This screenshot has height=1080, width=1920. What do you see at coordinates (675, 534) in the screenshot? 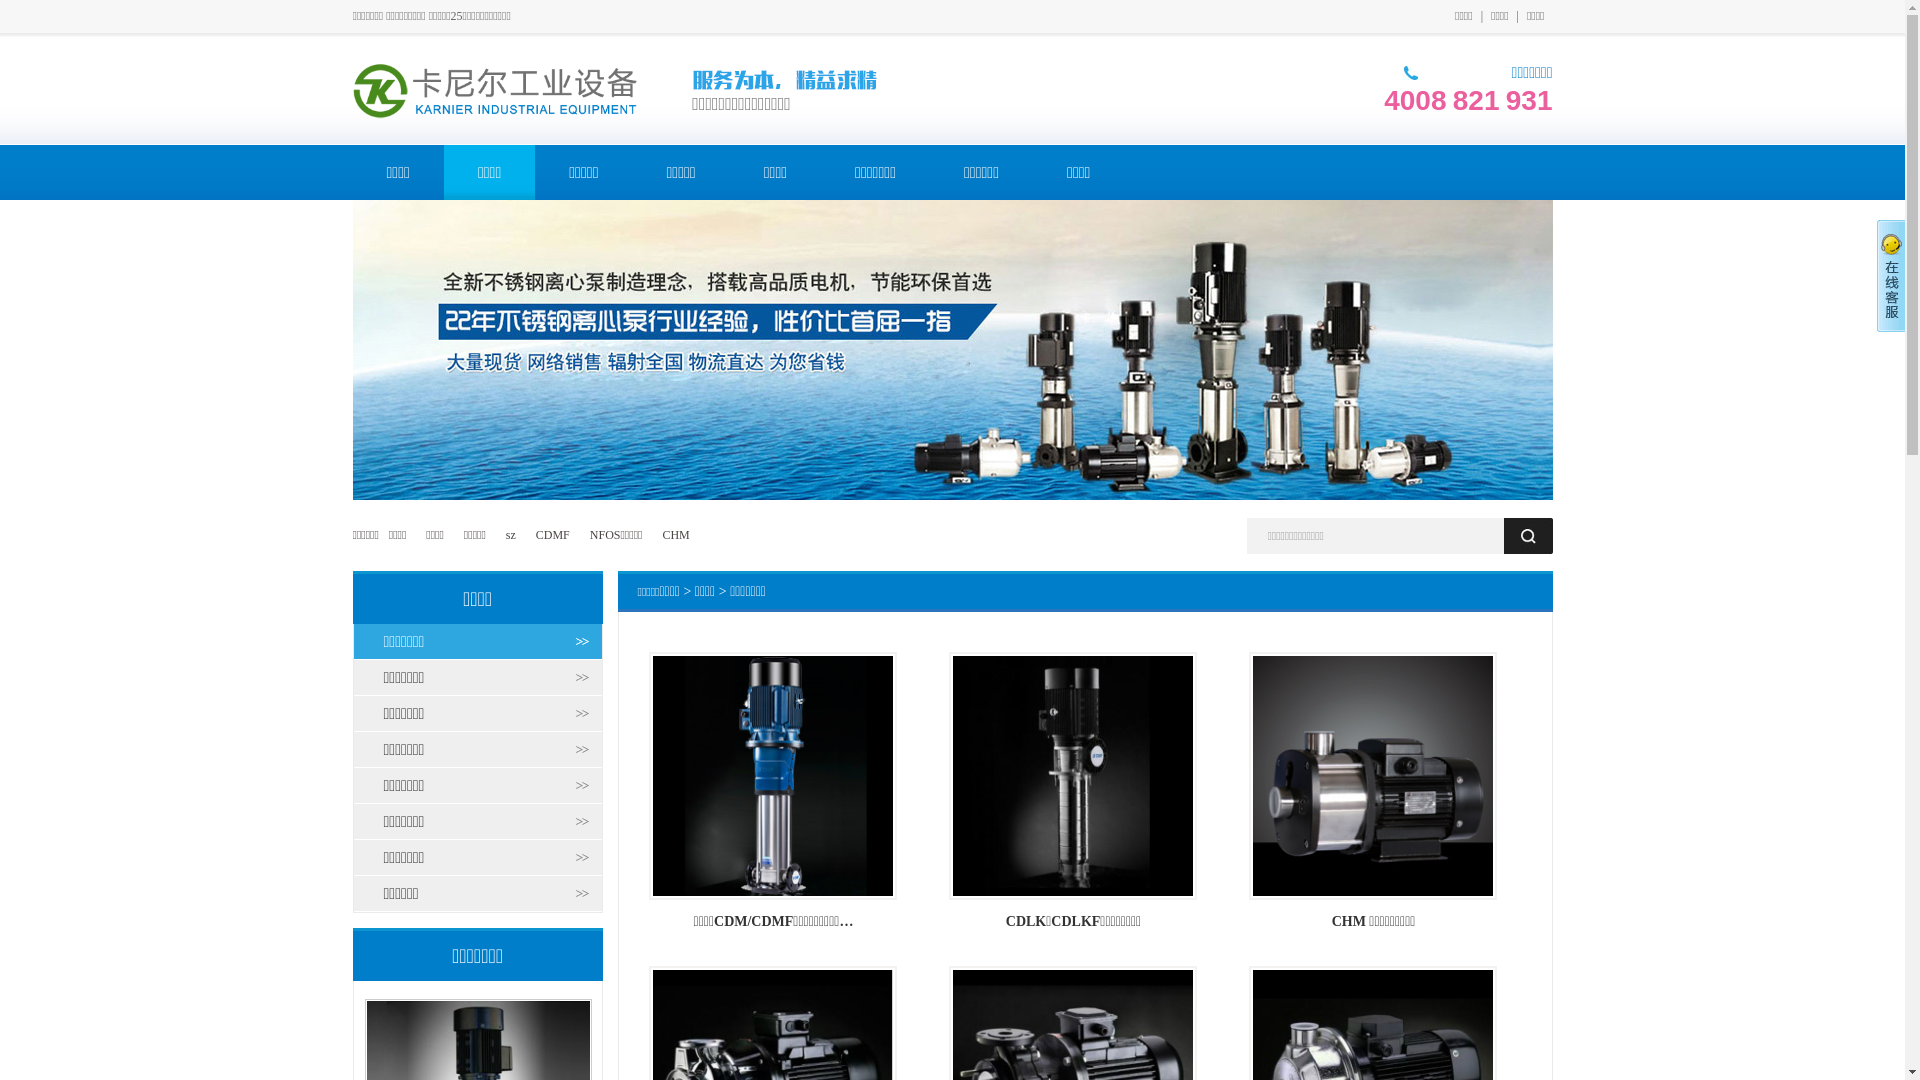
I see `'CHM'` at bounding box center [675, 534].